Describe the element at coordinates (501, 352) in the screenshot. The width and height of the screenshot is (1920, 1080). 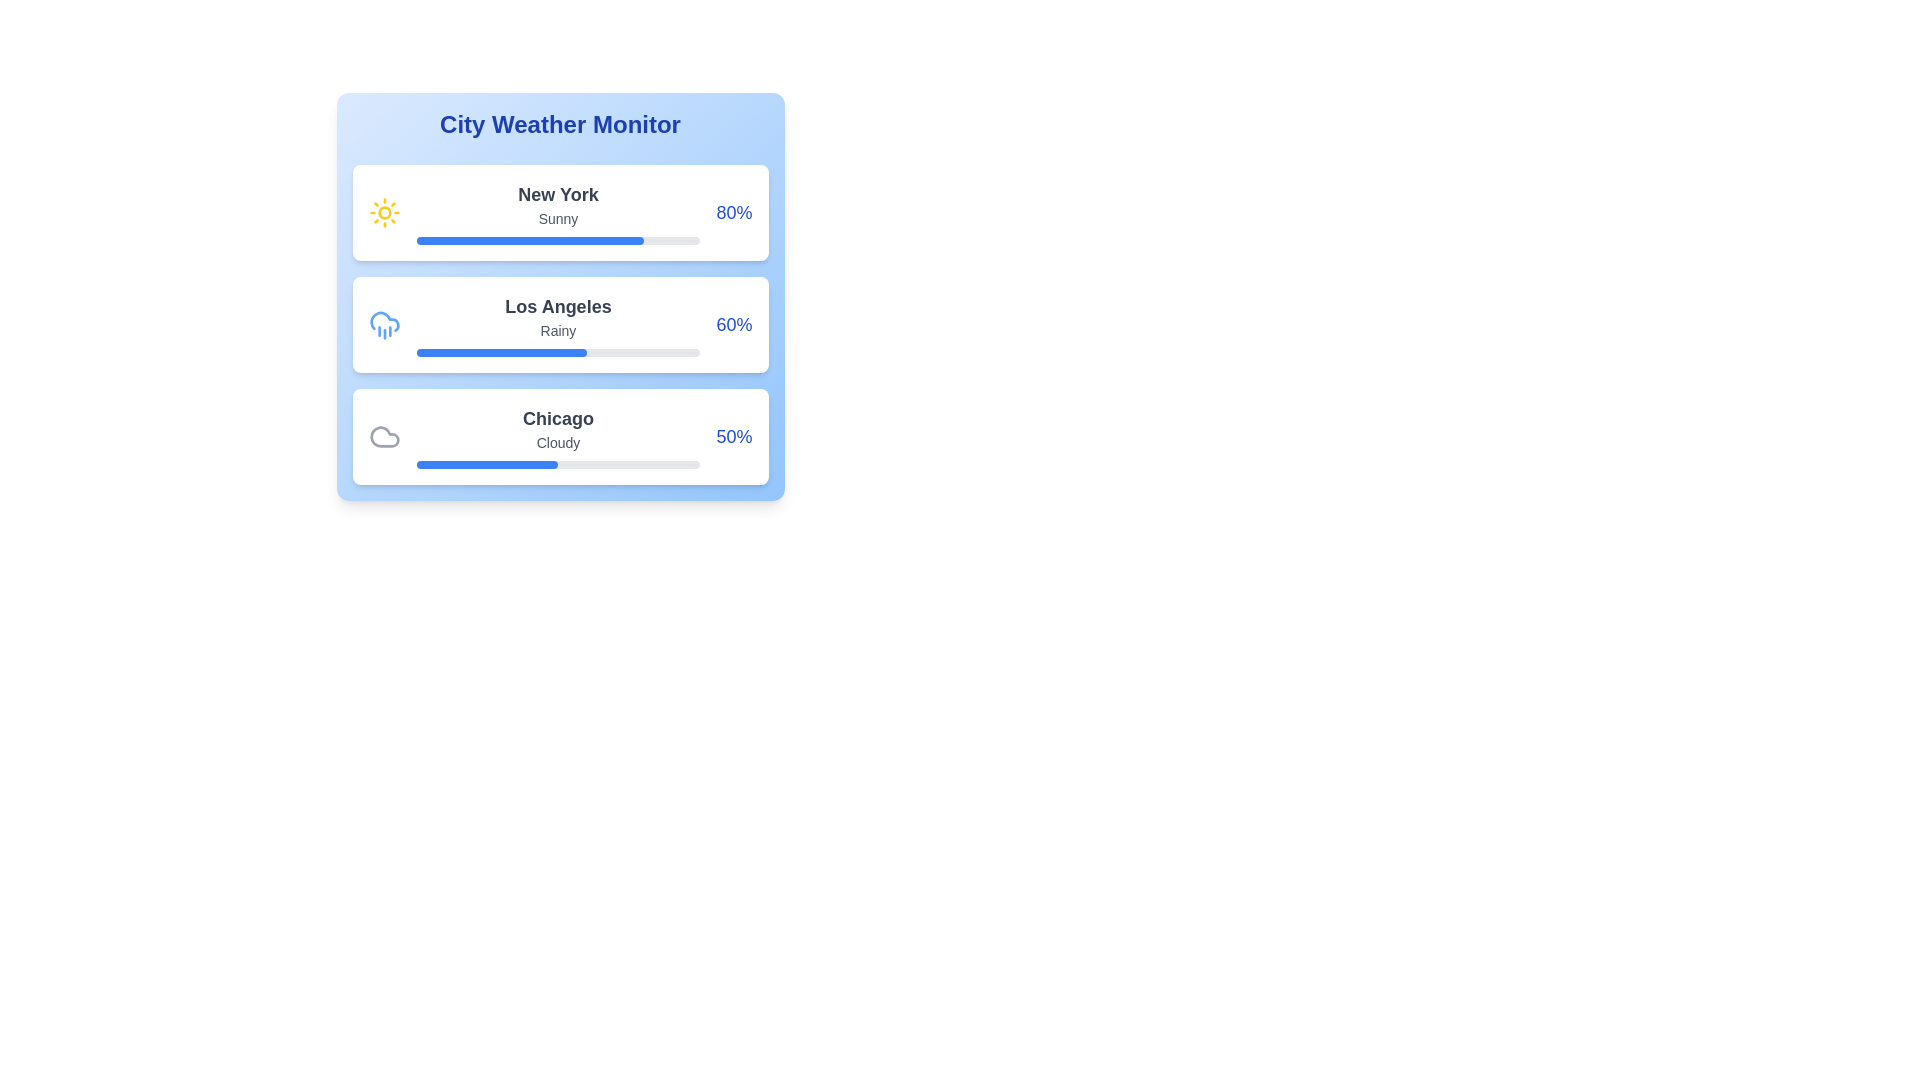
I see `the blue progress bar representing 60% completion, located beneath the 'Los Angeles' label in the weather details UI` at that location.